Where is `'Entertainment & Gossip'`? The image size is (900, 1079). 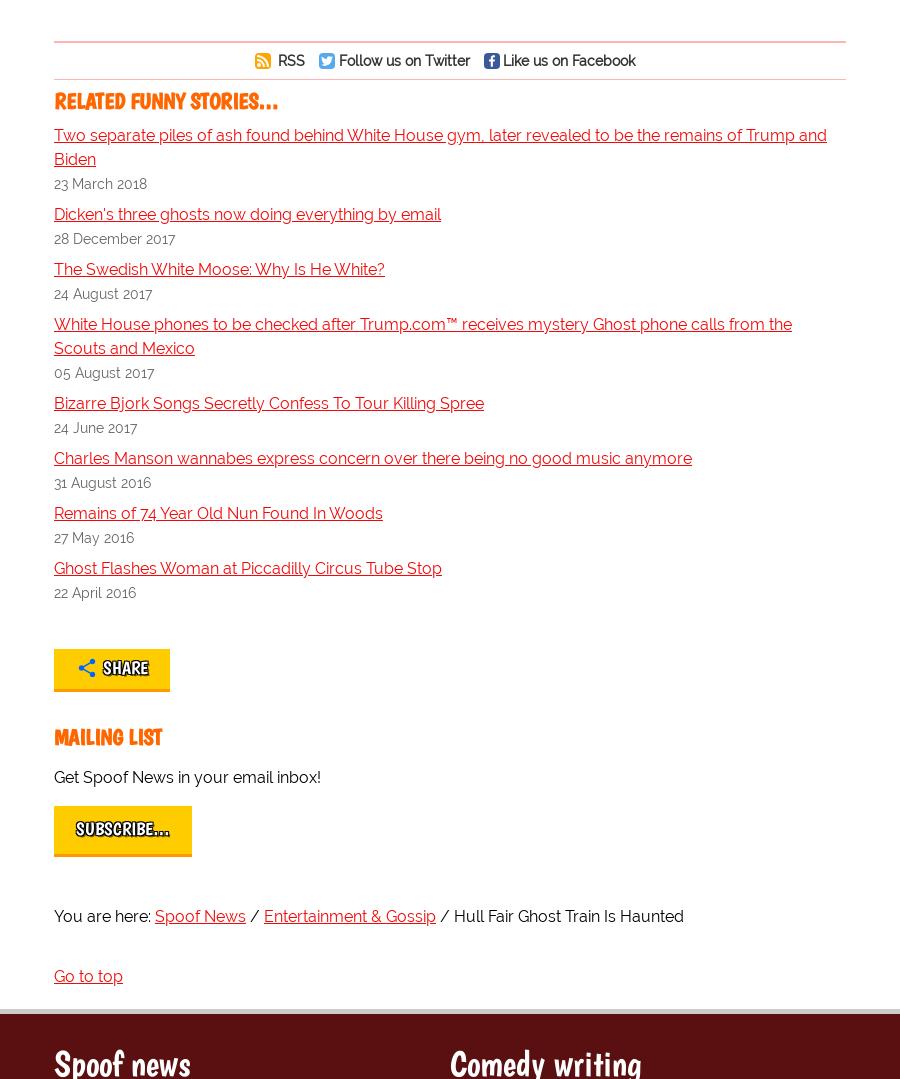
'Entertainment & Gossip' is located at coordinates (262, 916).